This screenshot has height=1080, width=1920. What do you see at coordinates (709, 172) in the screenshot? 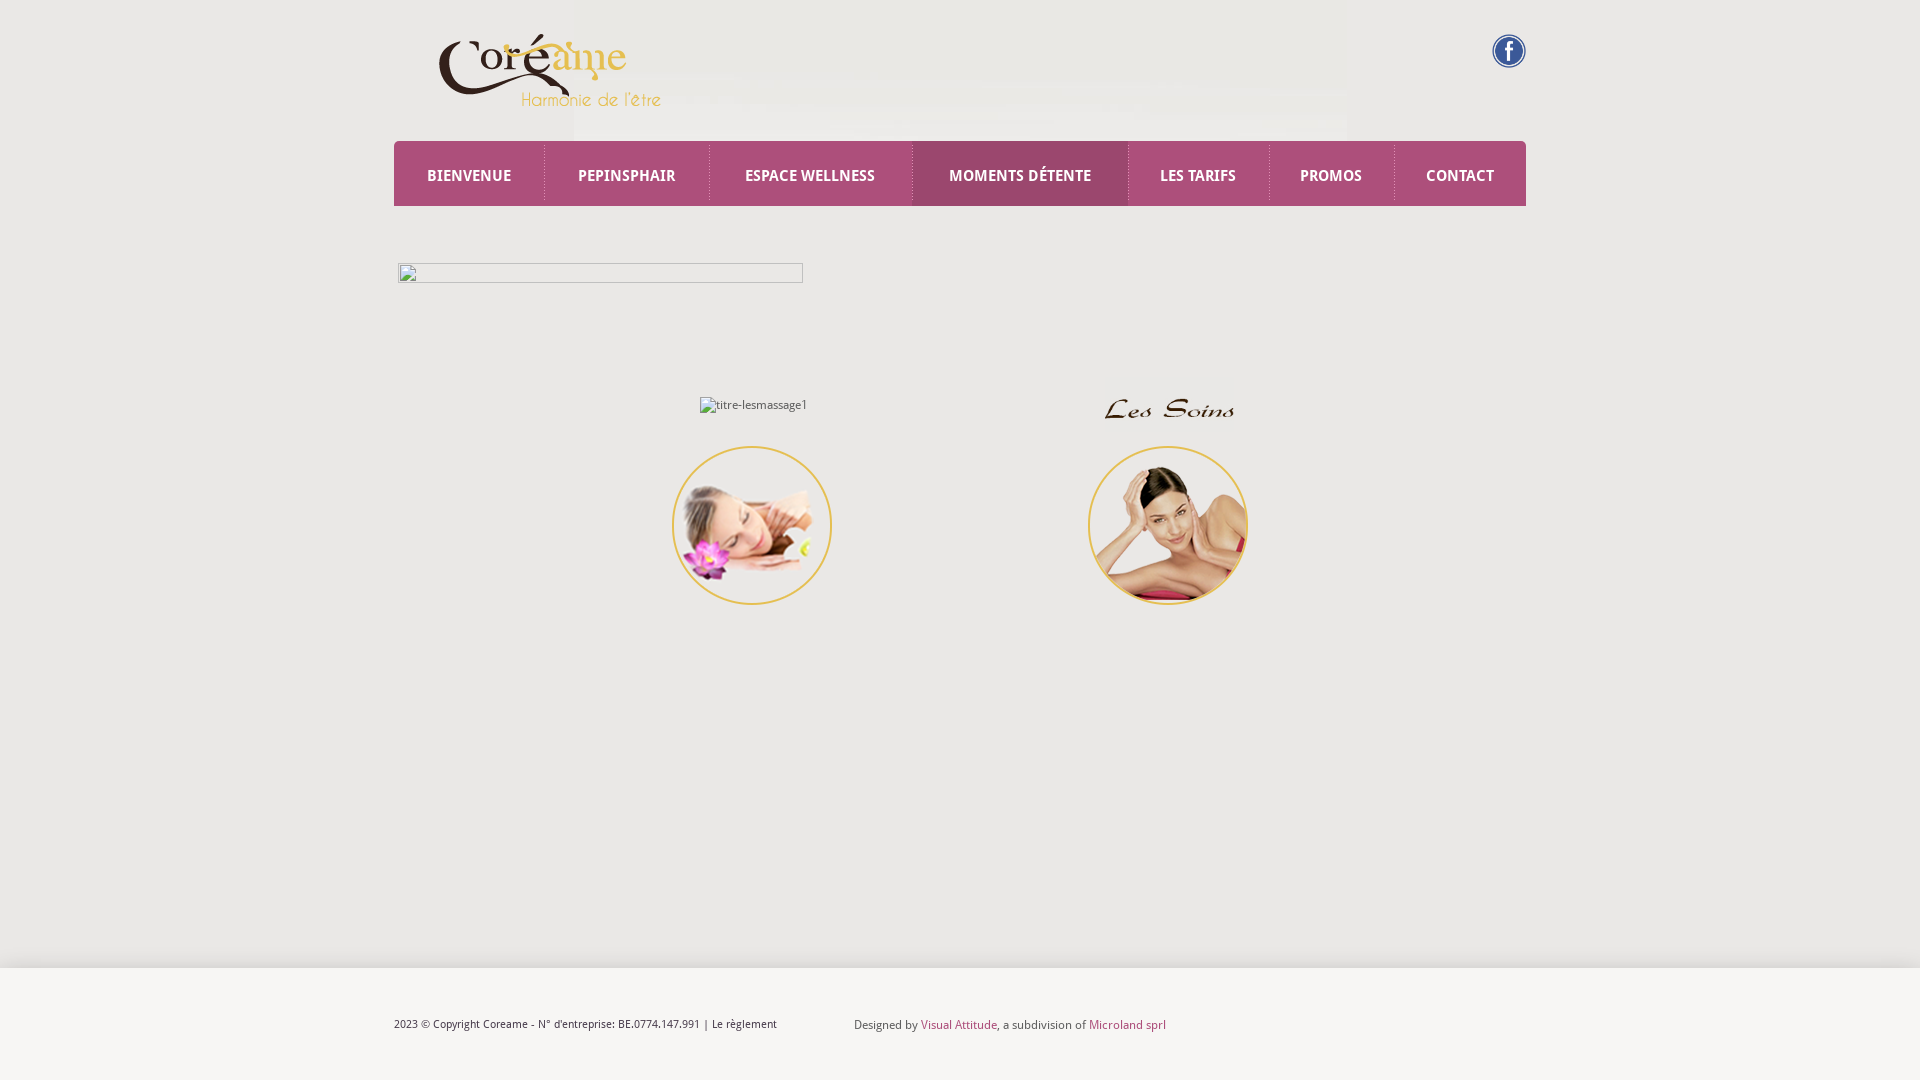
I see `'ESPACE WELLNESS'` at bounding box center [709, 172].